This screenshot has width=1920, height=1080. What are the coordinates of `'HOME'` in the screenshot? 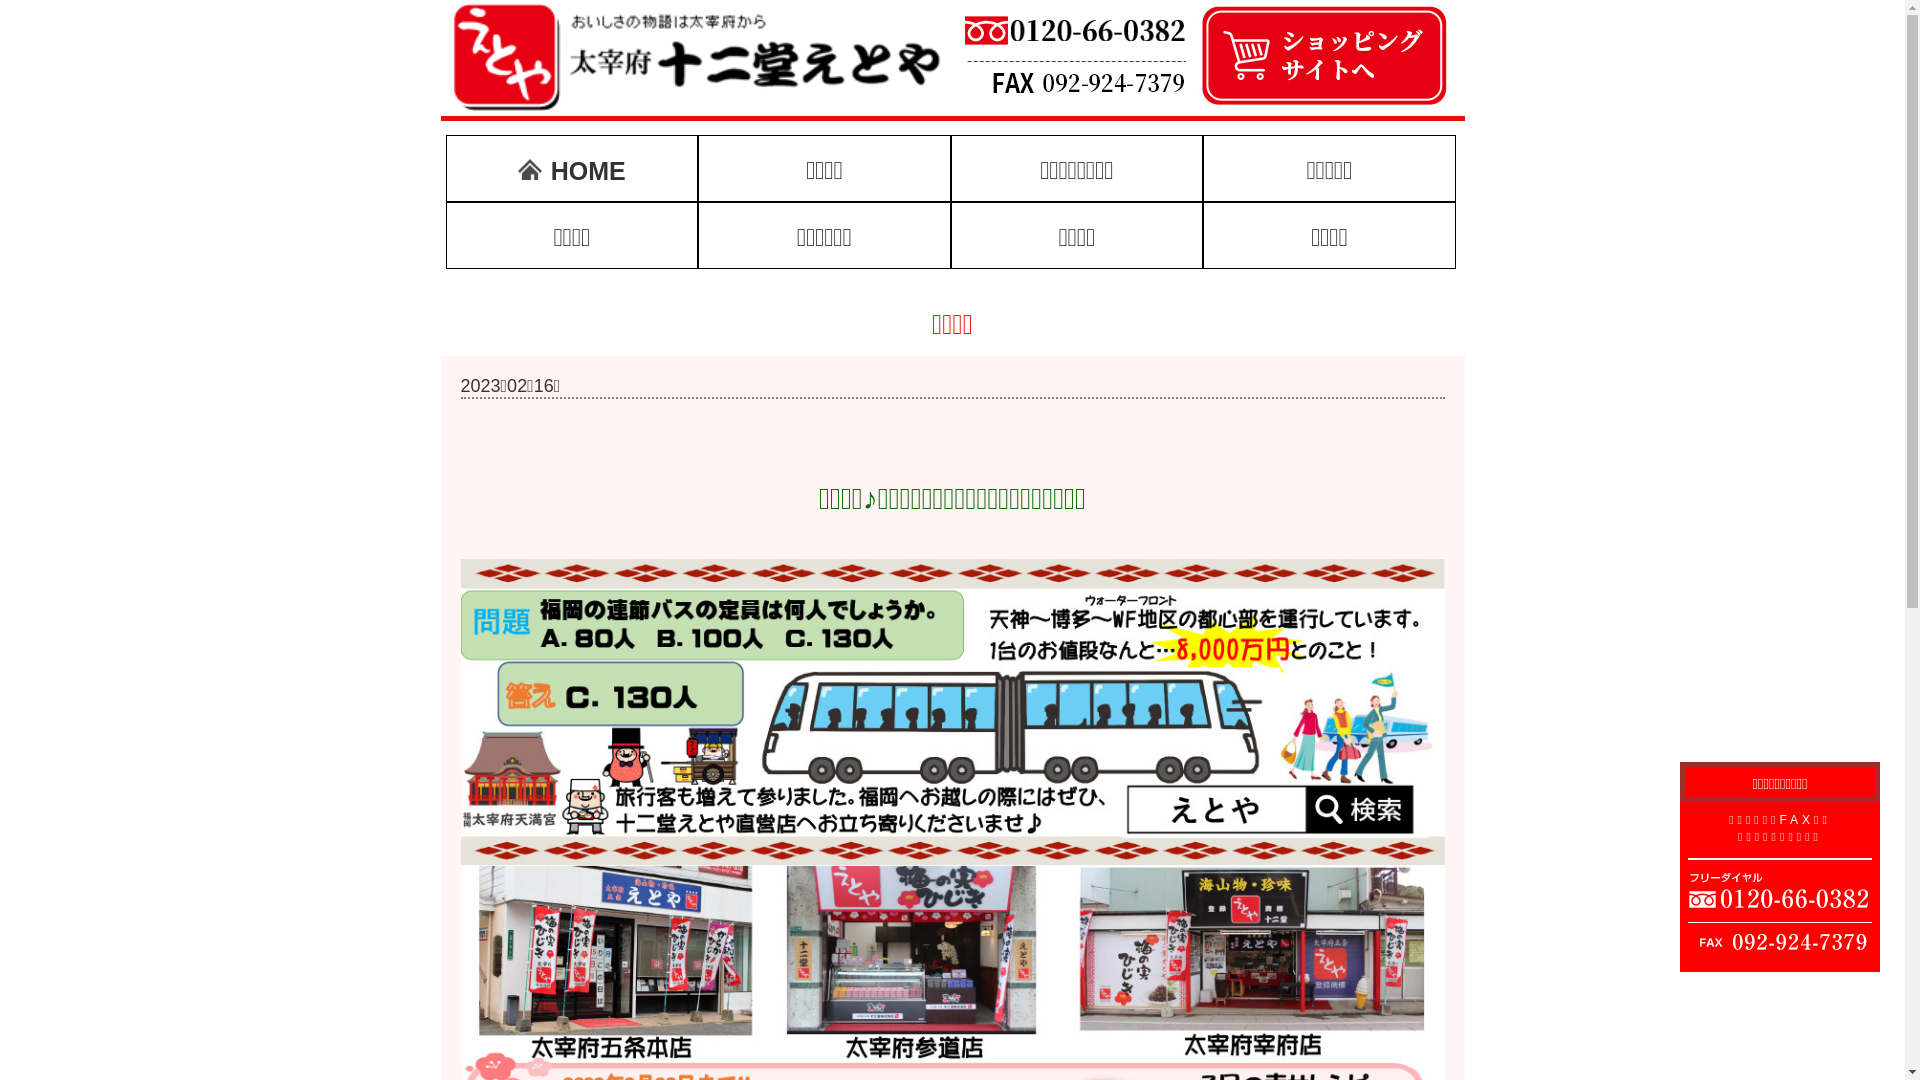 It's located at (571, 167).